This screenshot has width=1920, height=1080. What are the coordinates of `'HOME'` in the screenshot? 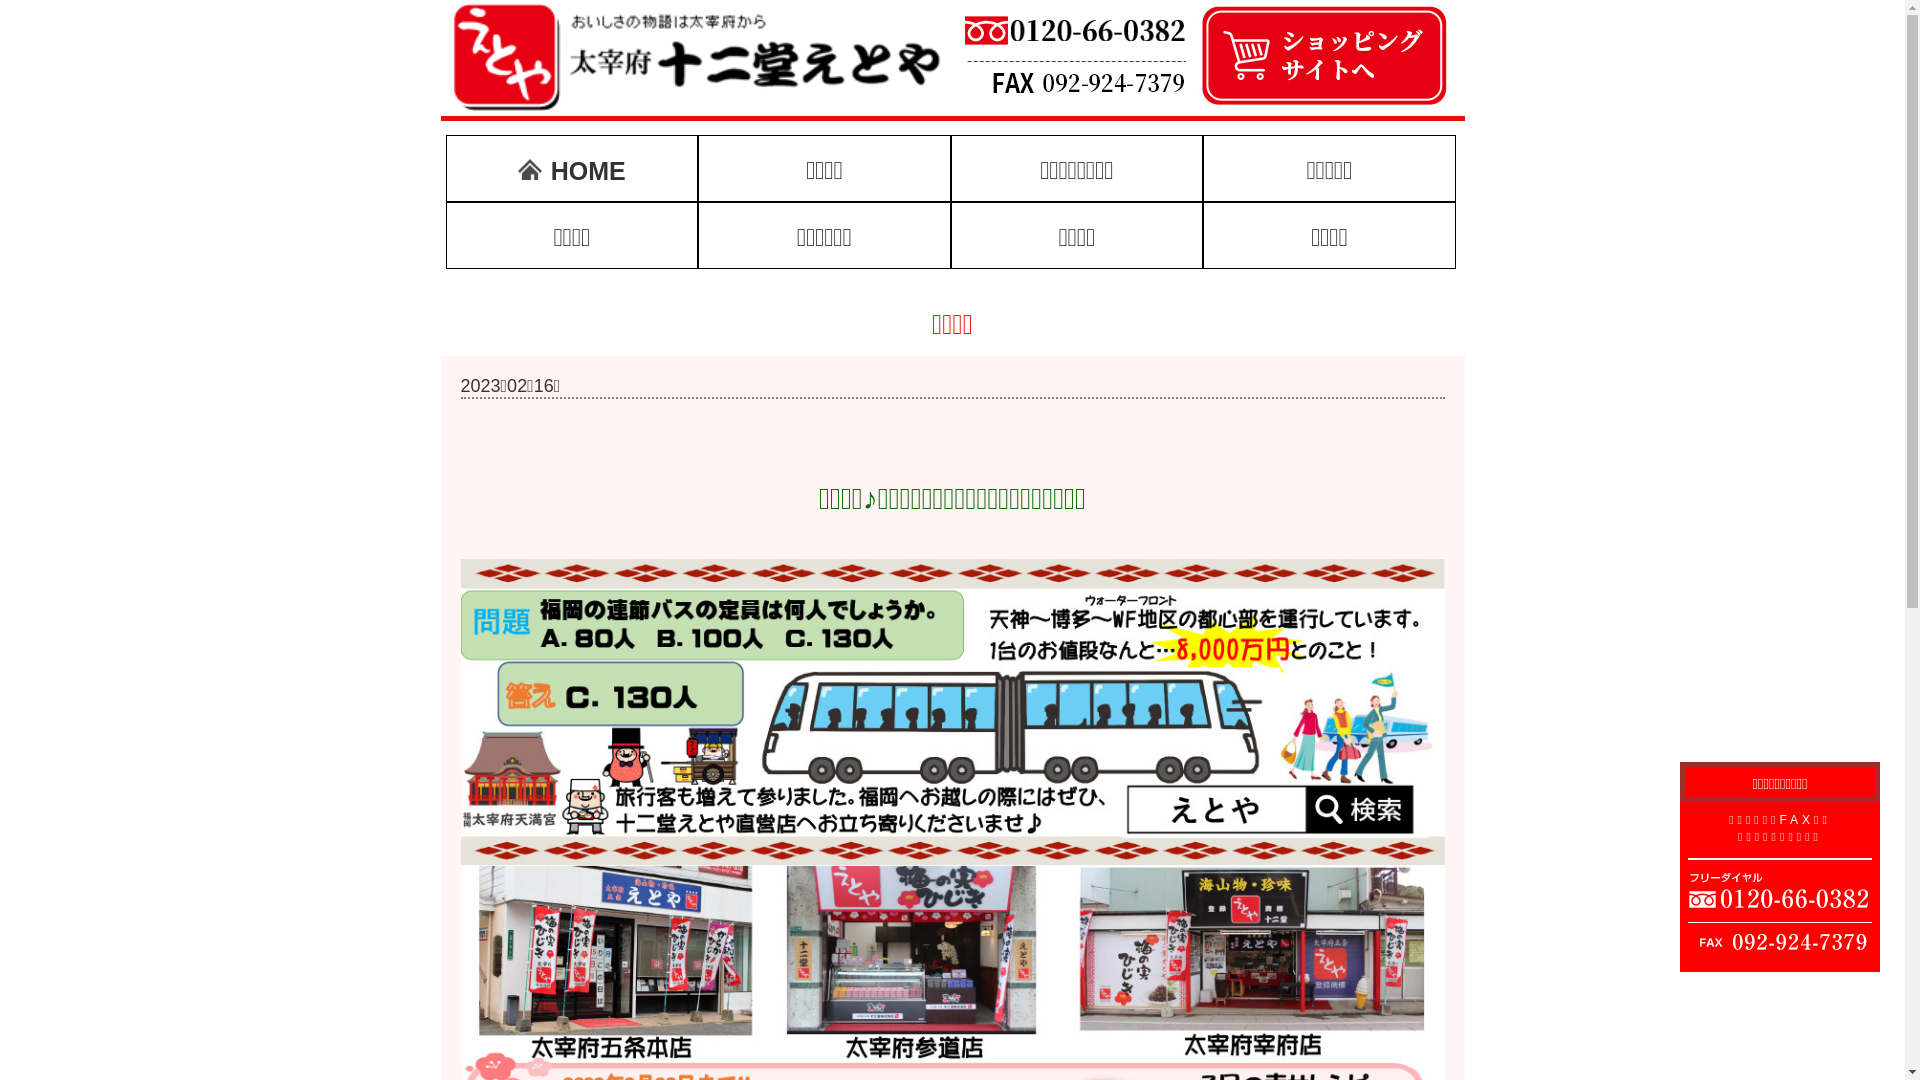 It's located at (571, 167).